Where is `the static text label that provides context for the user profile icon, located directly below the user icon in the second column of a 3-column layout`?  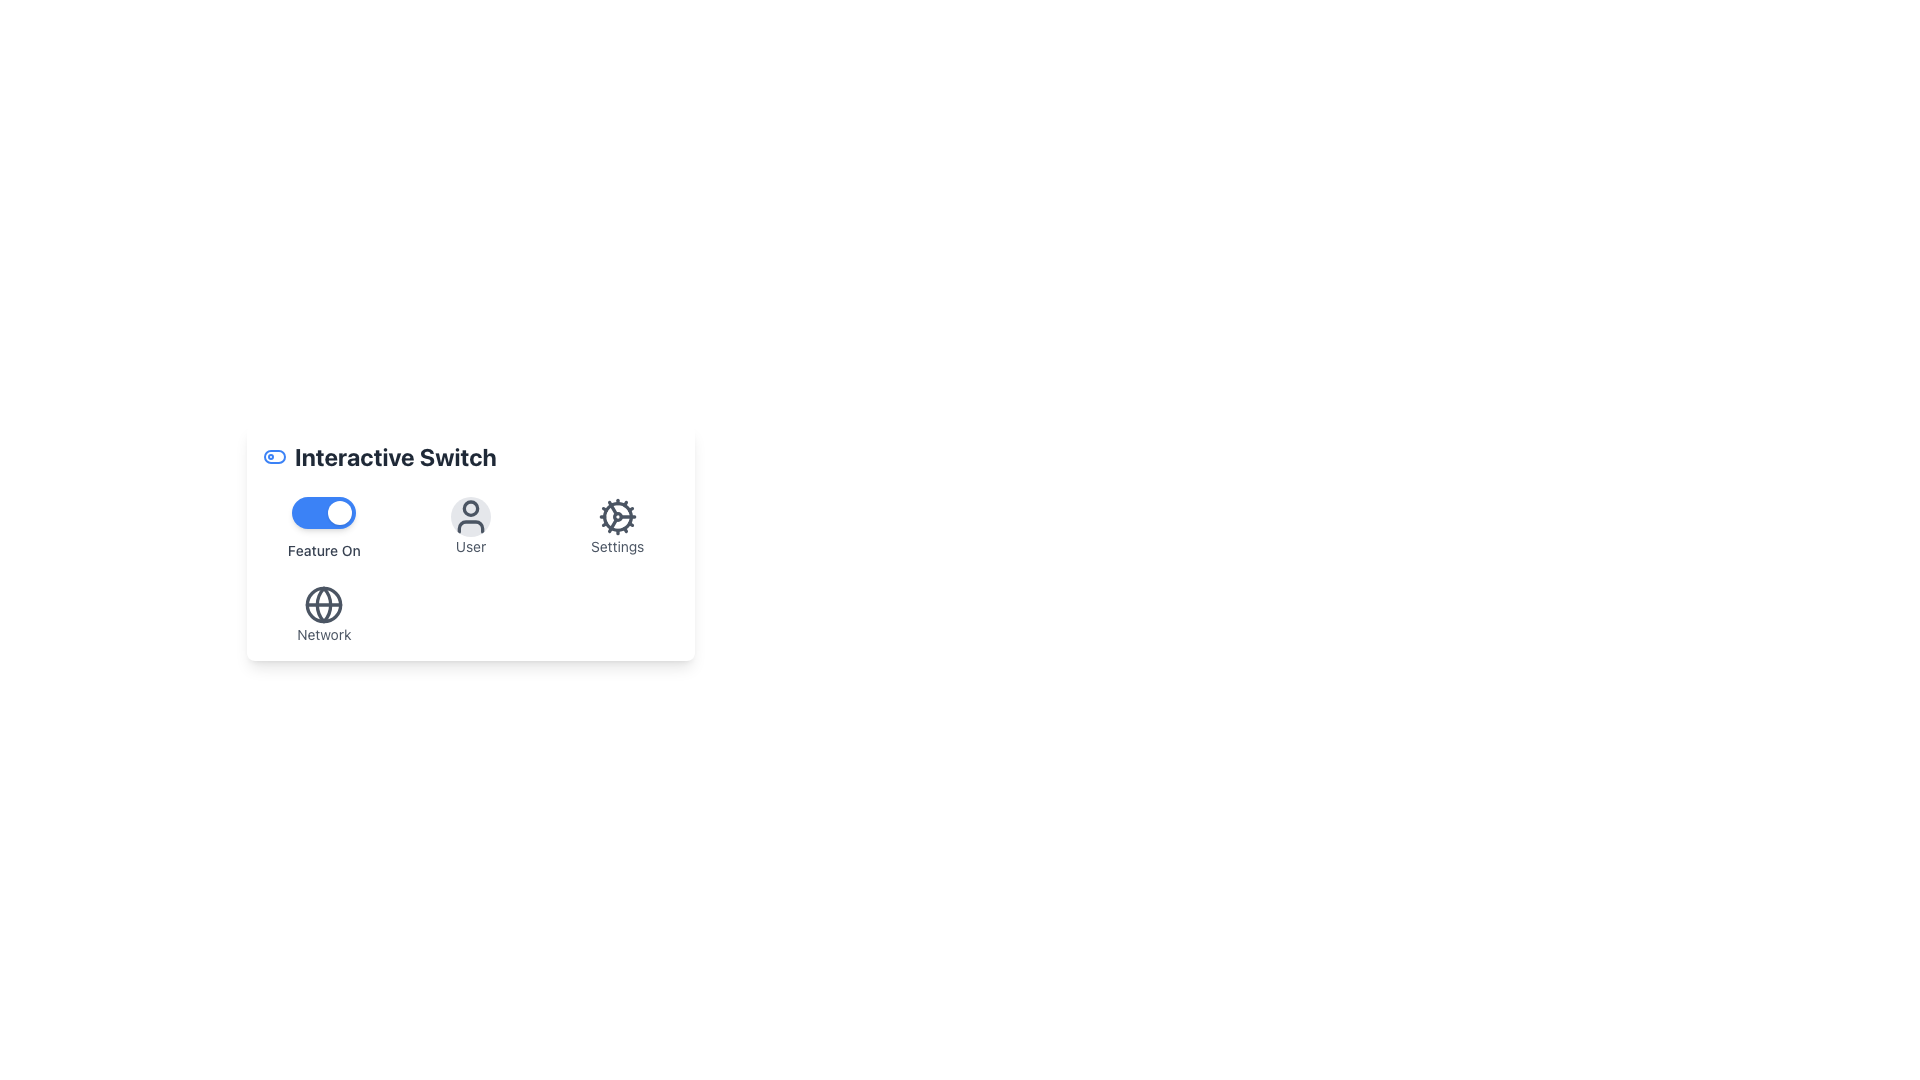
the static text label that provides context for the user profile icon, located directly below the user icon in the second column of a 3-column layout is located at coordinates (469, 547).